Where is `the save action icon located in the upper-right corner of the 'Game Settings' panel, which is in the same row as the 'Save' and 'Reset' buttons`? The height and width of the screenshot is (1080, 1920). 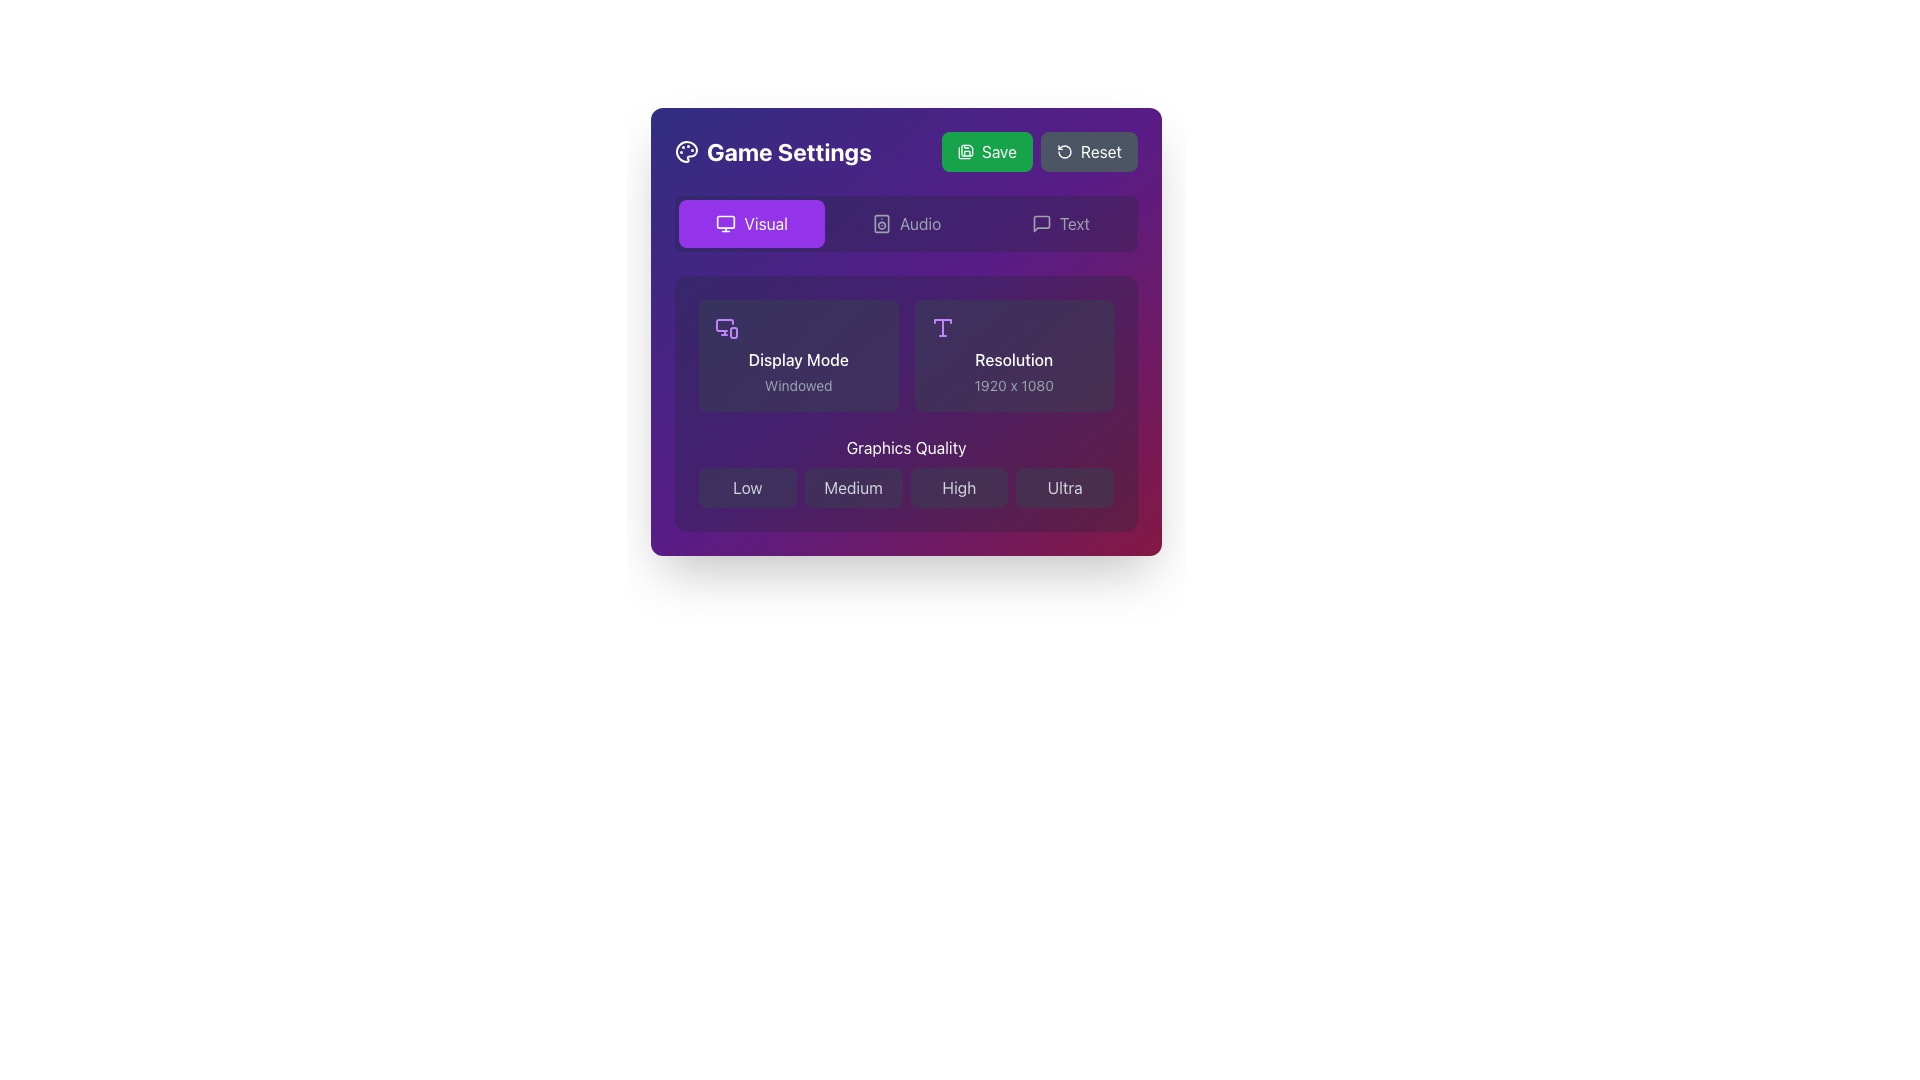 the save action icon located in the upper-right corner of the 'Game Settings' panel, which is in the same row as the 'Save' and 'Reset' buttons is located at coordinates (967, 149).